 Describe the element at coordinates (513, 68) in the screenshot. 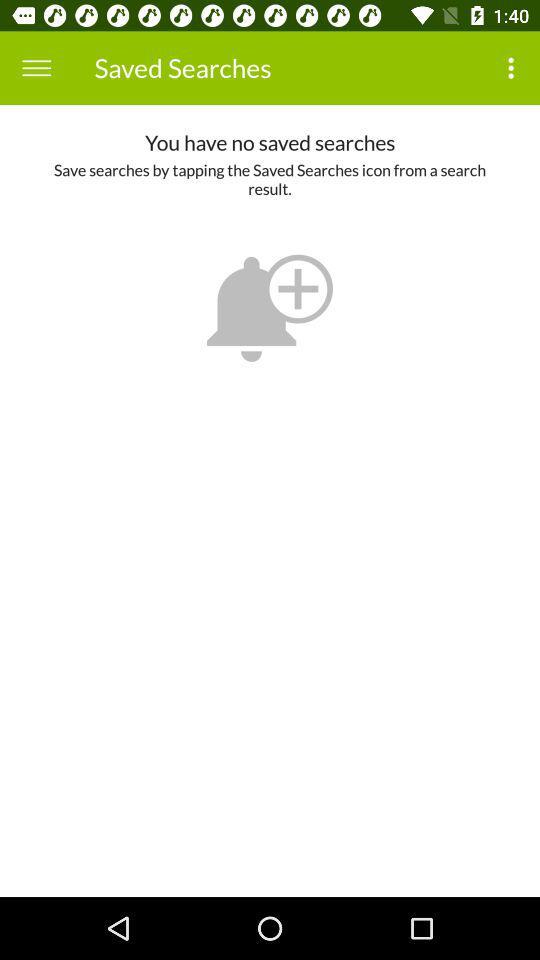

I see `the item to the right of the saved searches` at that location.